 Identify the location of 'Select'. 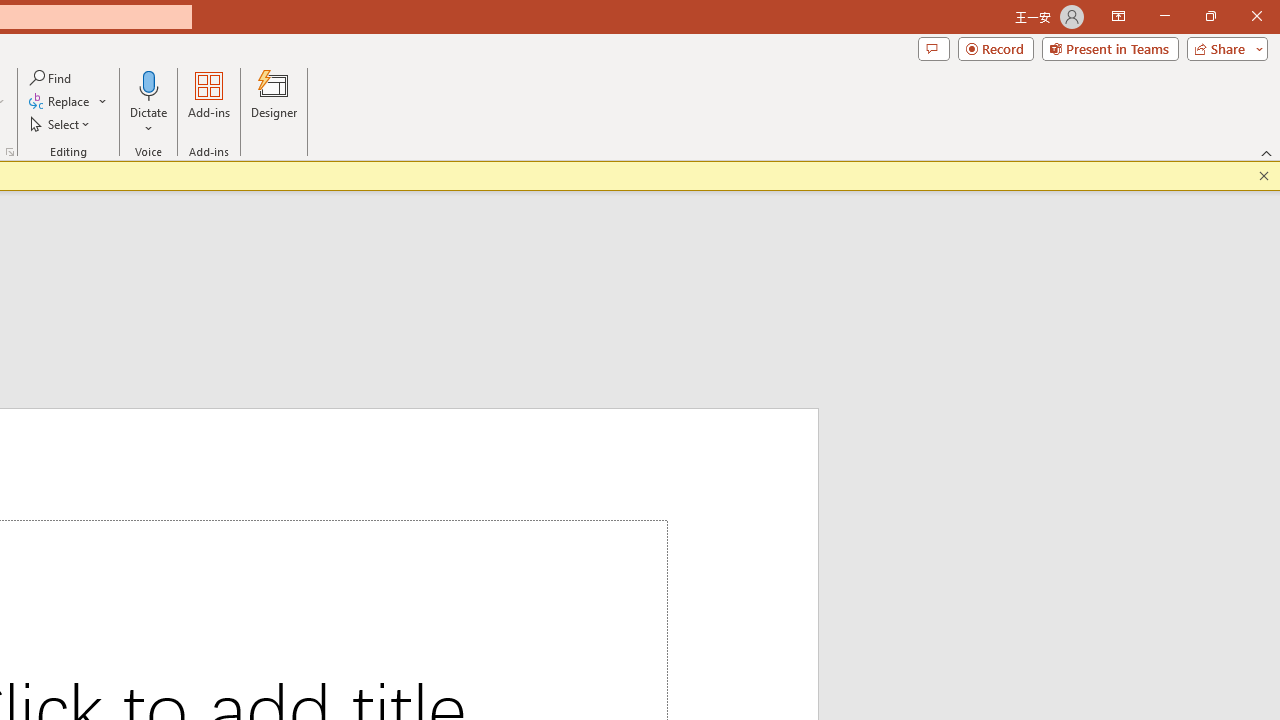
(61, 124).